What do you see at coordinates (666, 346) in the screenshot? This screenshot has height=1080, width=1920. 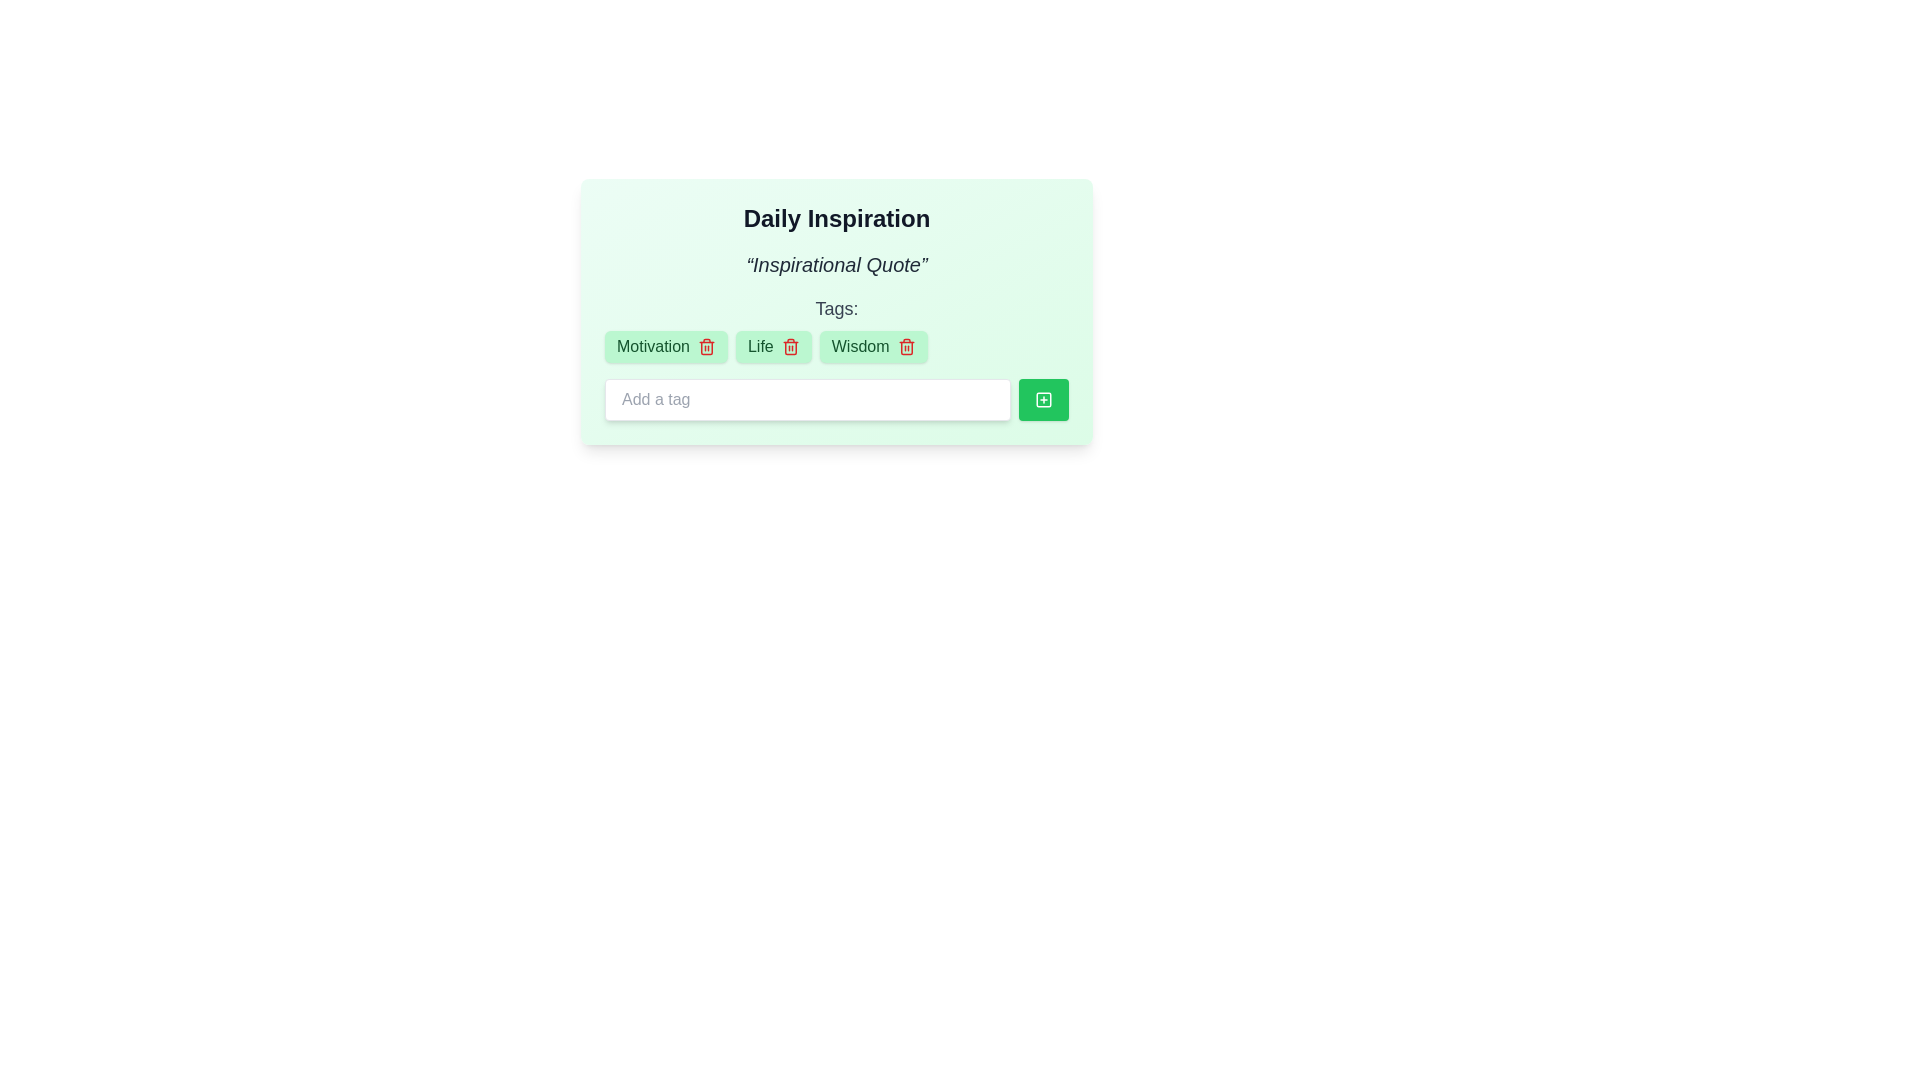 I see `the 'Motivation' tag with a green background and a red trash icon located in the 'Tags' section of the interface` at bounding box center [666, 346].